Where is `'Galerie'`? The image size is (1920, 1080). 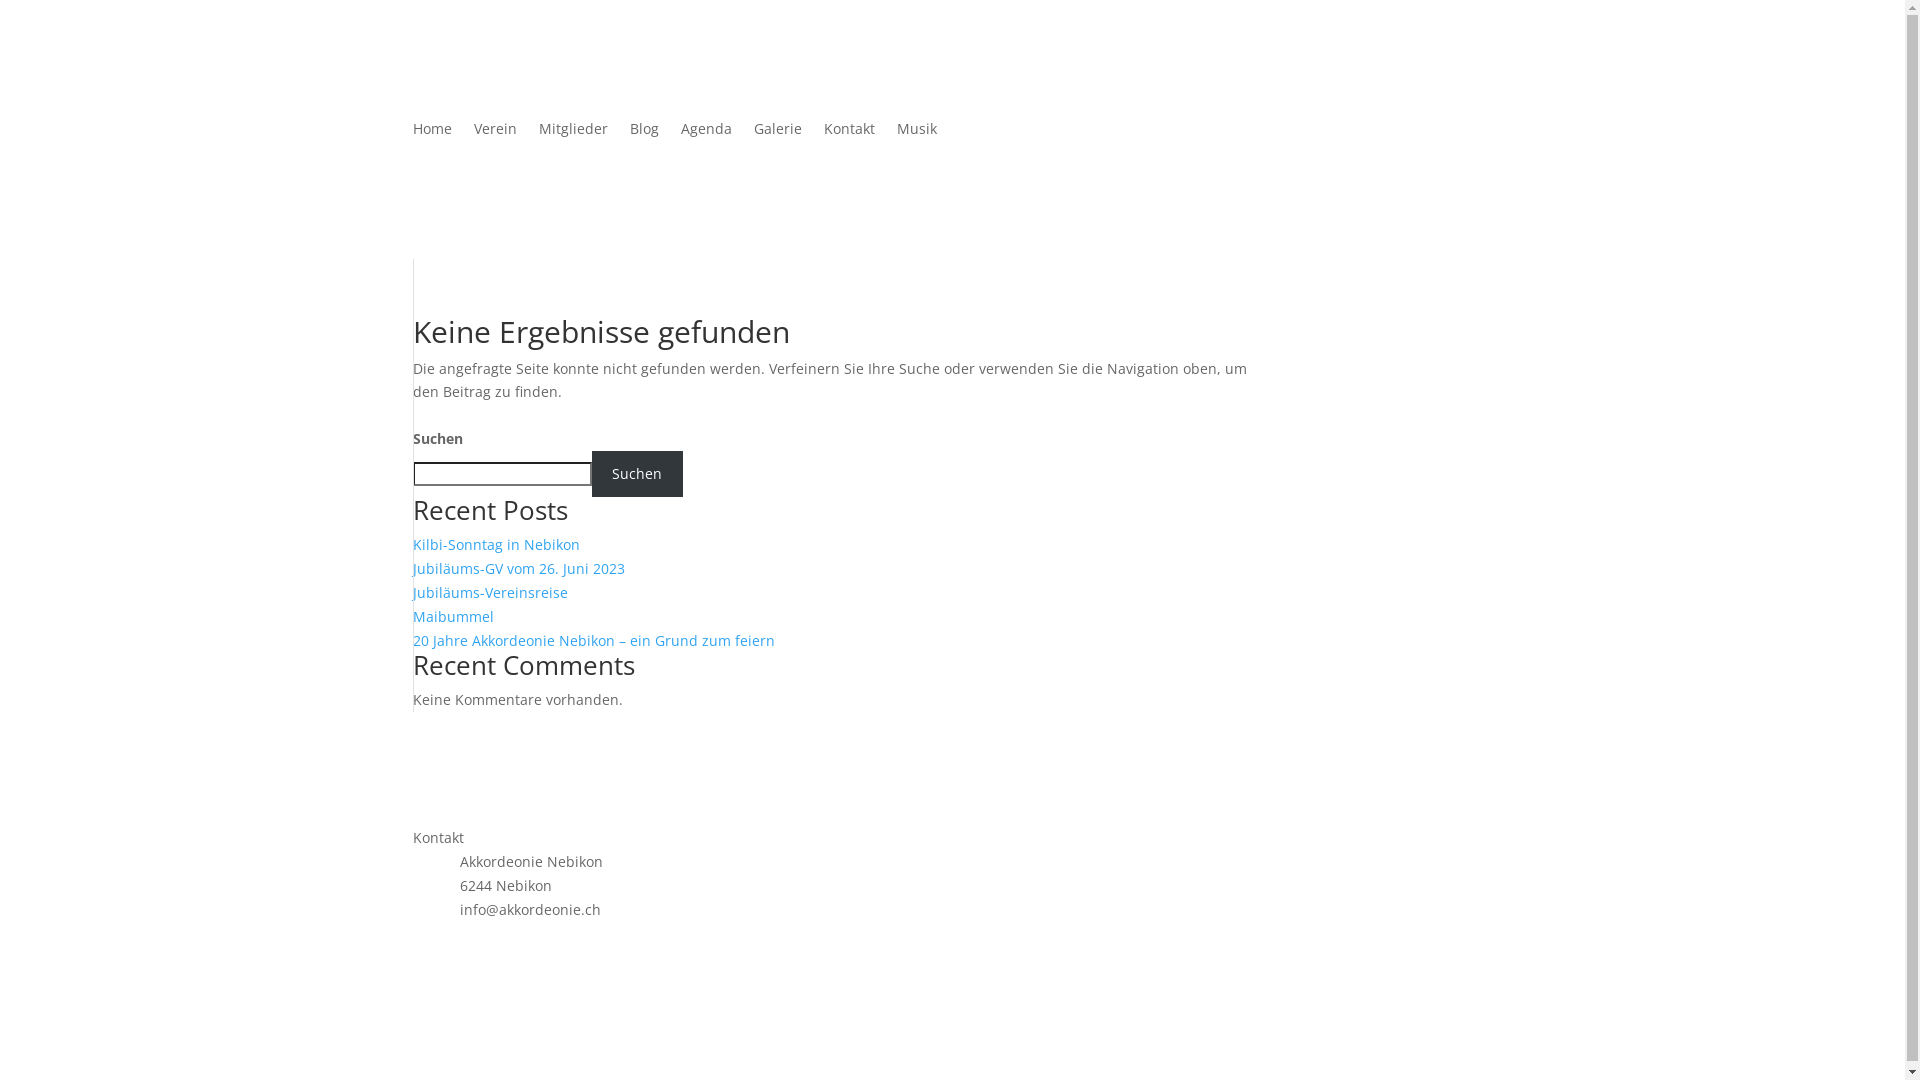 'Galerie' is located at coordinates (776, 132).